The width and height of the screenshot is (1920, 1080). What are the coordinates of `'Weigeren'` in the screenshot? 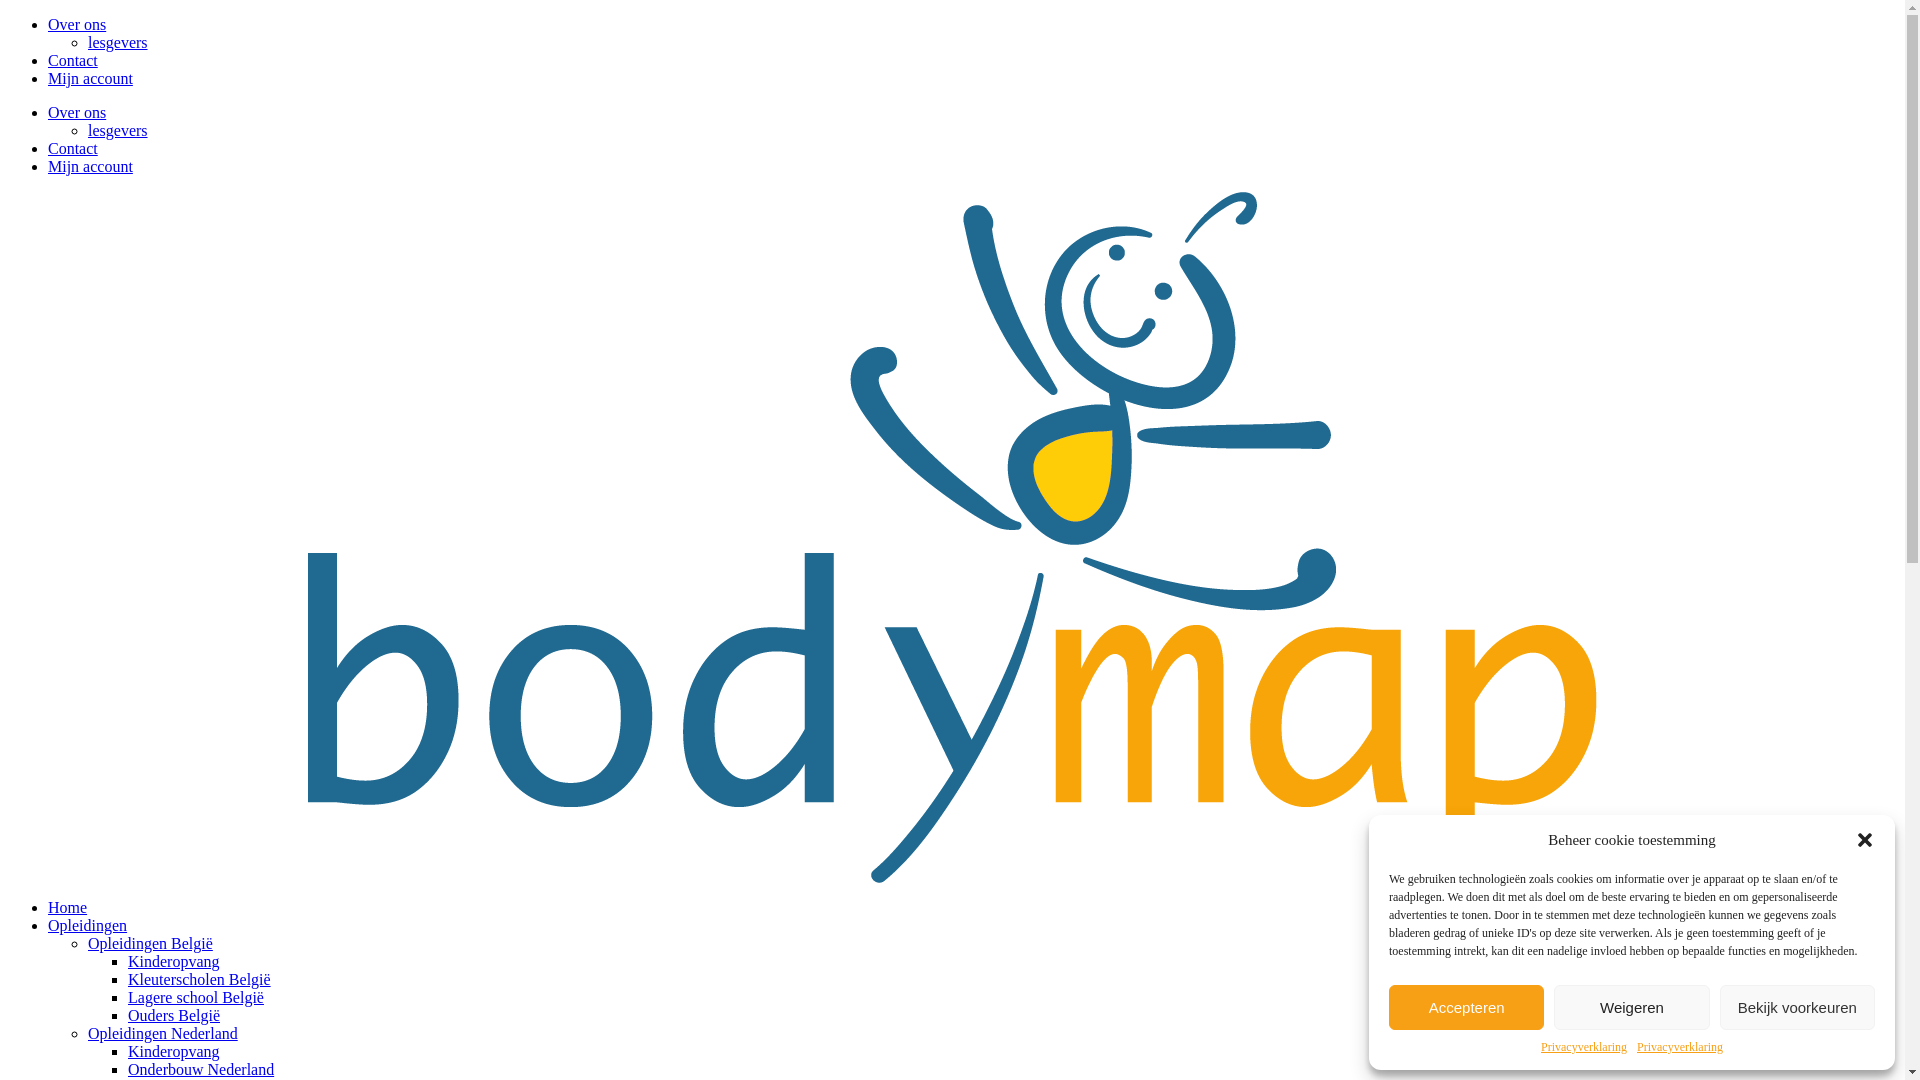 It's located at (1631, 1007).